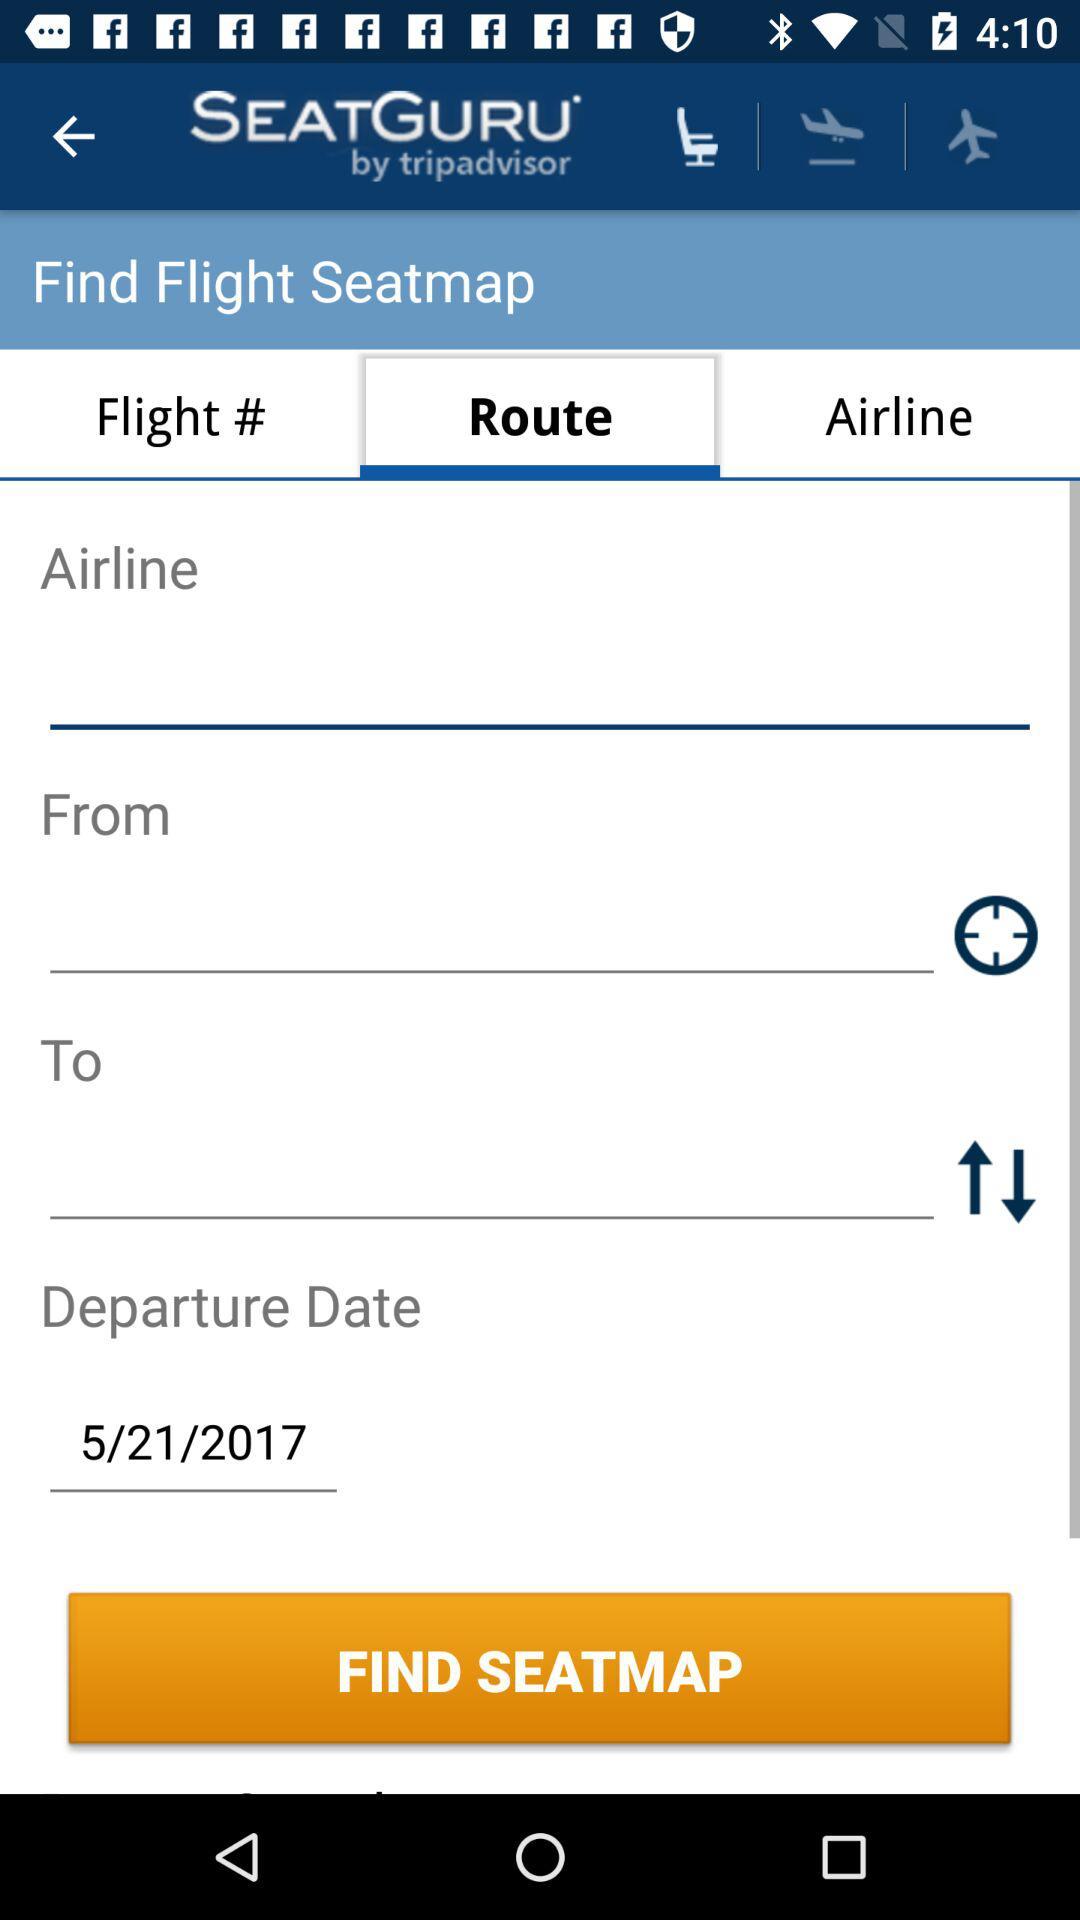  Describe the element at coordinates (193, 1440) in the screenshot. I see `the item above the find seatmap` at that location.